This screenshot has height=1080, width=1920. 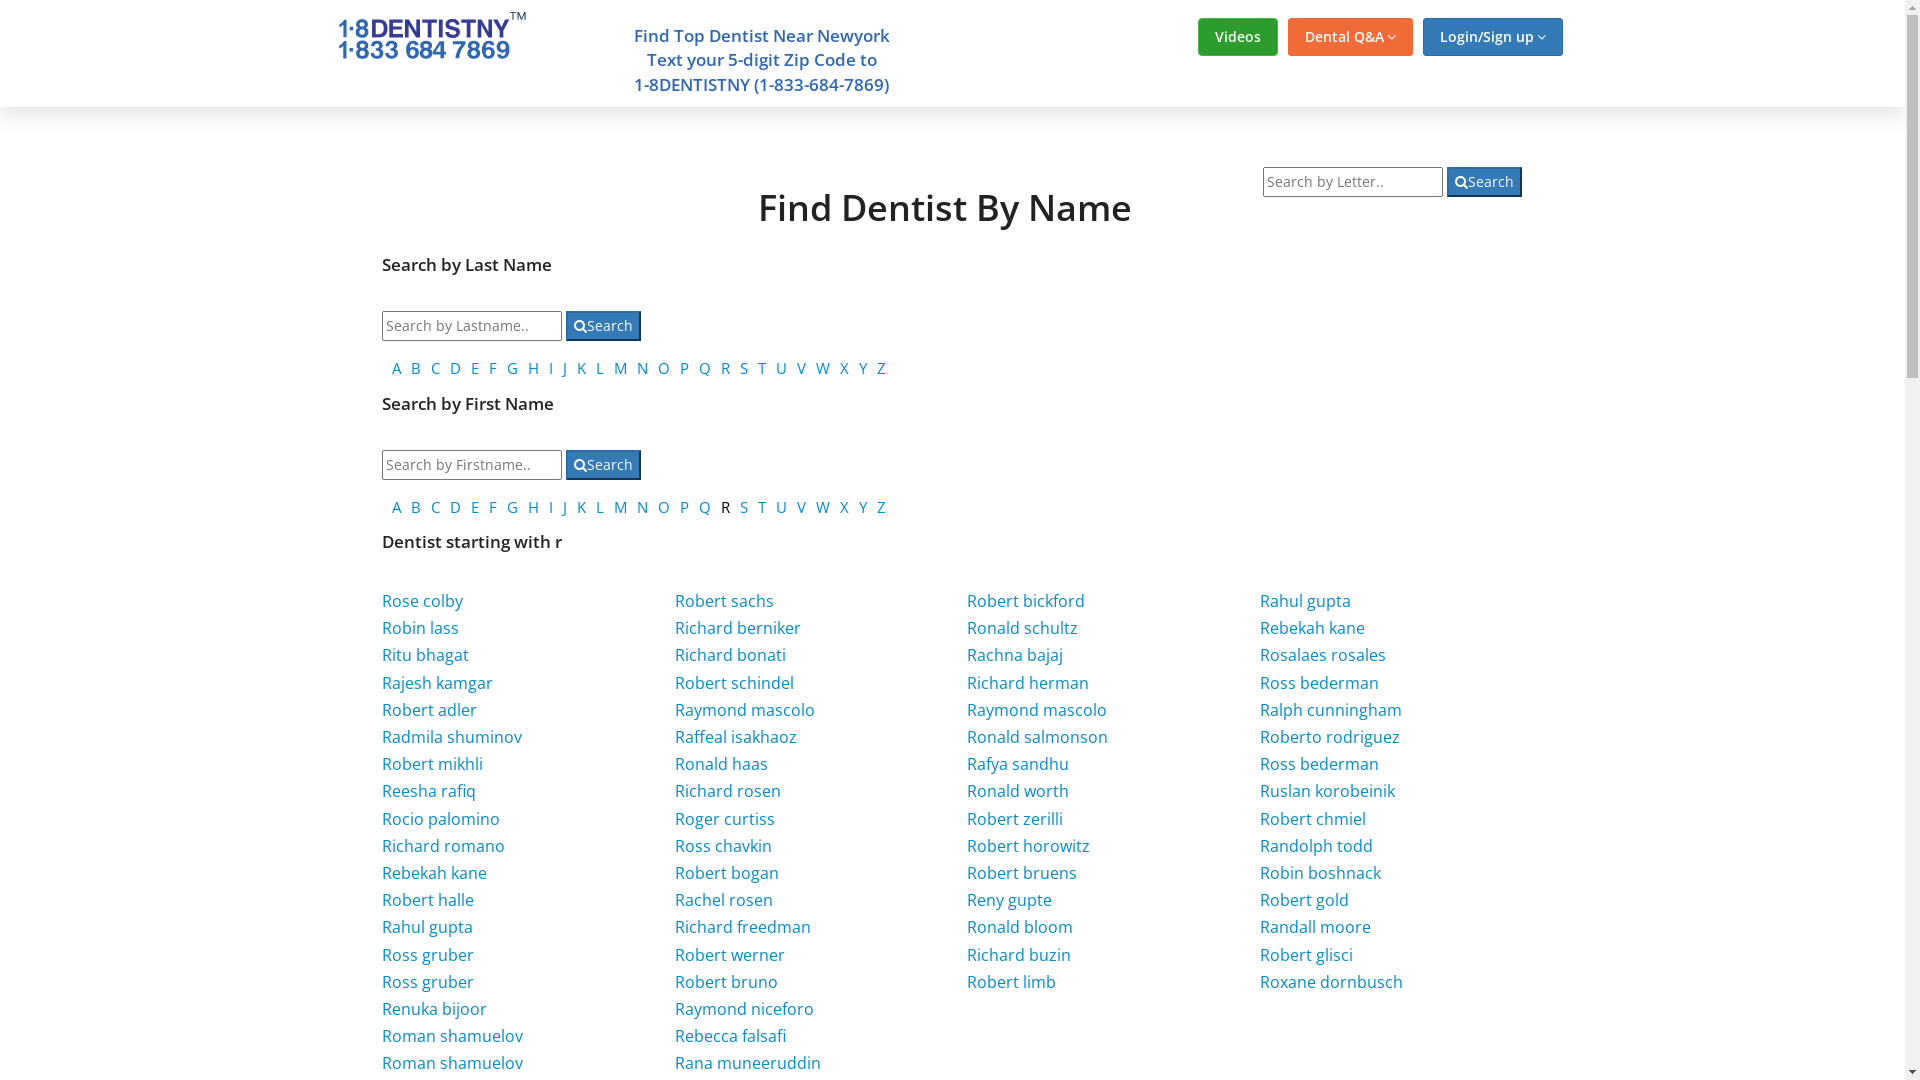 I want to click on 'Ronald worth', so click(x=1017, y=789).